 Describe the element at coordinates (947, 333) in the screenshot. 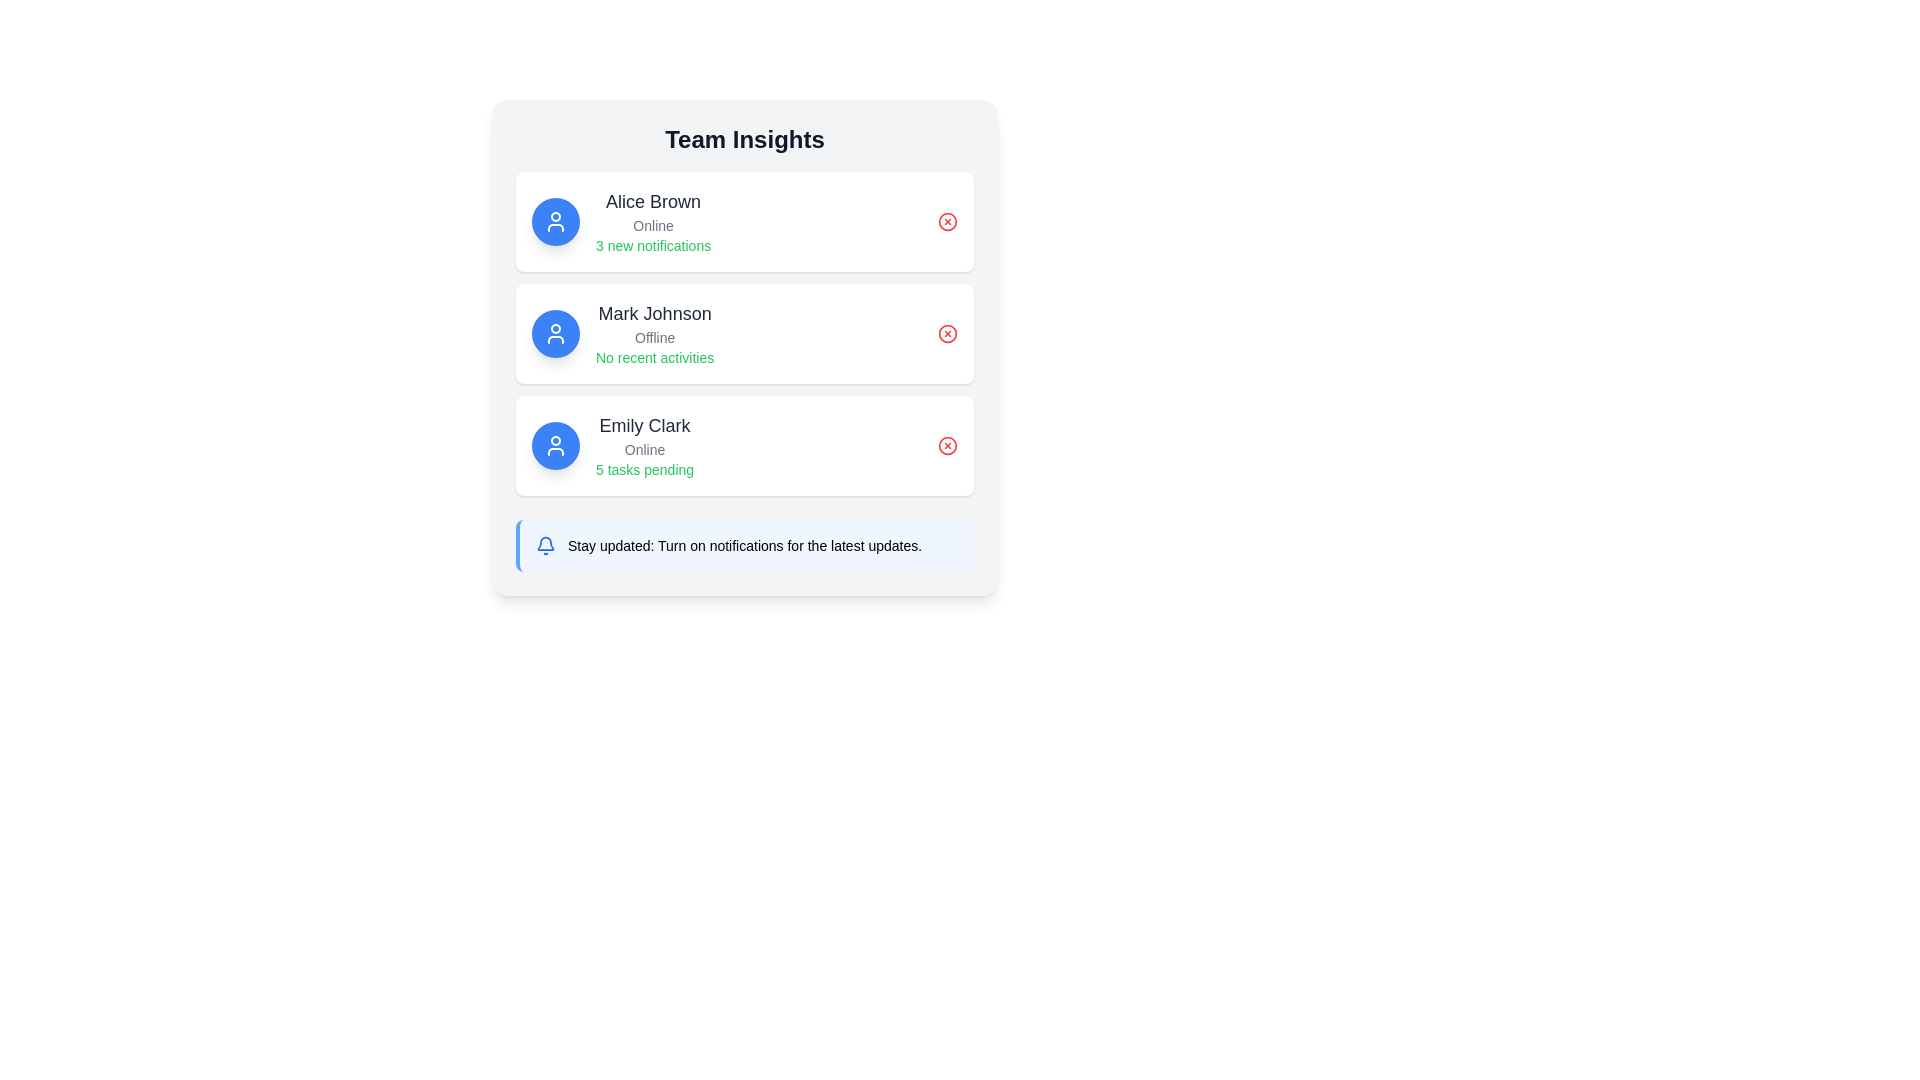

I see `the close button located in the top-right corner of the second card in a vertically stacked list of card elements` at that location.